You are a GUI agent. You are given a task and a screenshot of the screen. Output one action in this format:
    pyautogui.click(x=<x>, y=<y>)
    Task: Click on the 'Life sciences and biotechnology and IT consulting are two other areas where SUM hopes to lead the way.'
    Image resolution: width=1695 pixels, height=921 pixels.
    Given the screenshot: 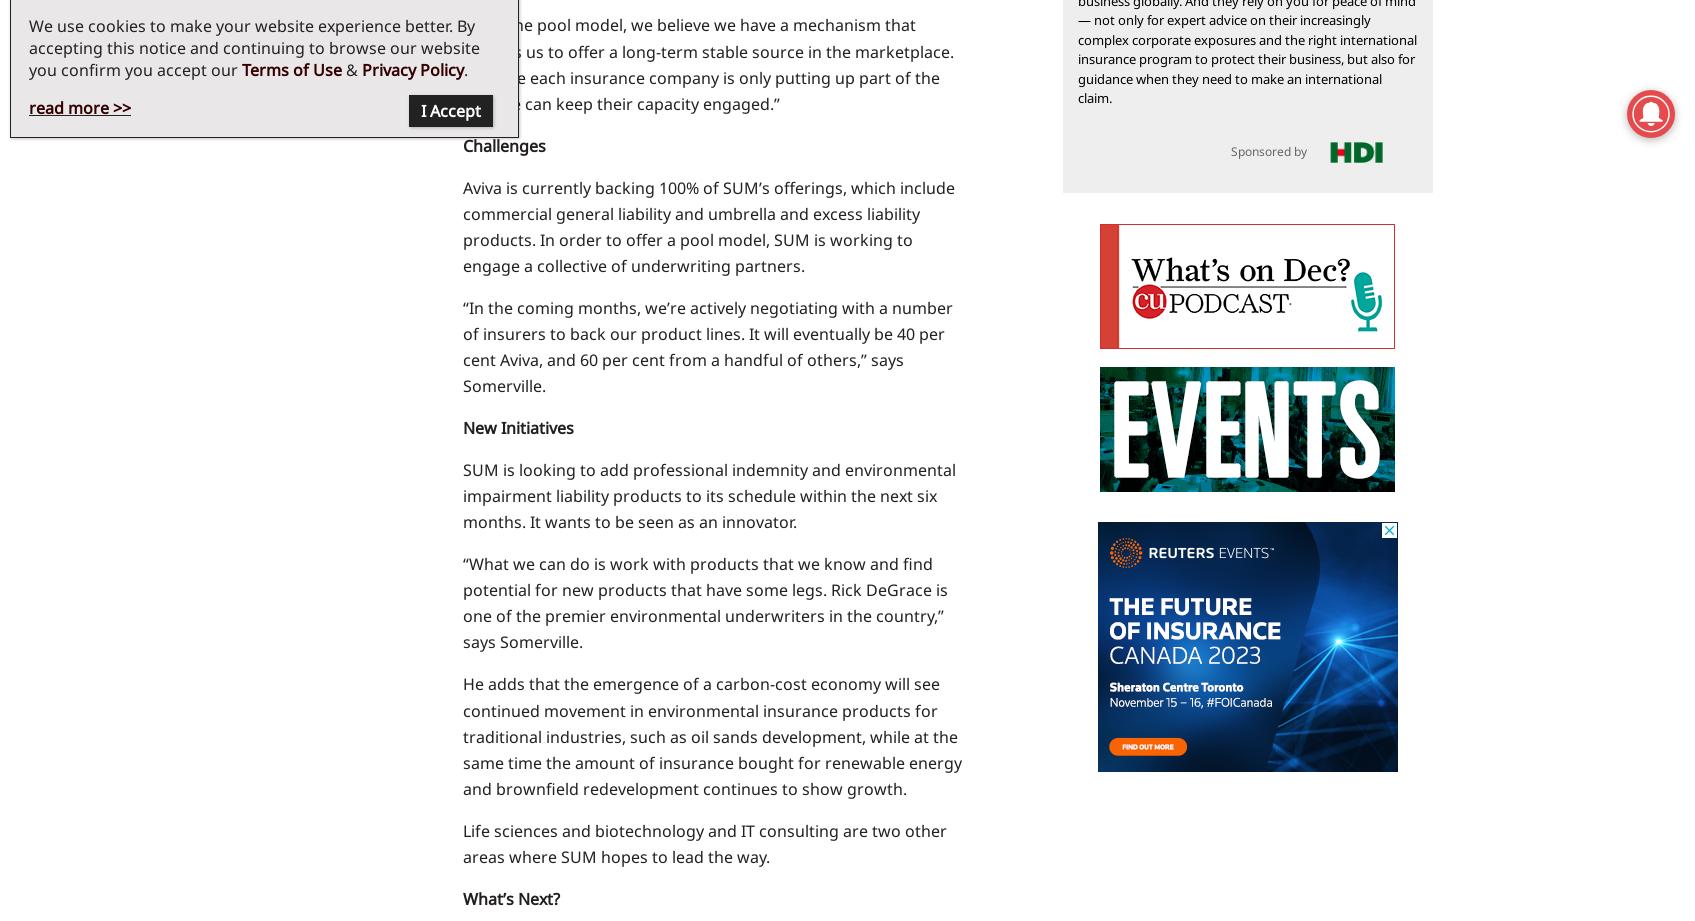 What is the action you would take?
    pyautogui.click(x=703, y=841)
    